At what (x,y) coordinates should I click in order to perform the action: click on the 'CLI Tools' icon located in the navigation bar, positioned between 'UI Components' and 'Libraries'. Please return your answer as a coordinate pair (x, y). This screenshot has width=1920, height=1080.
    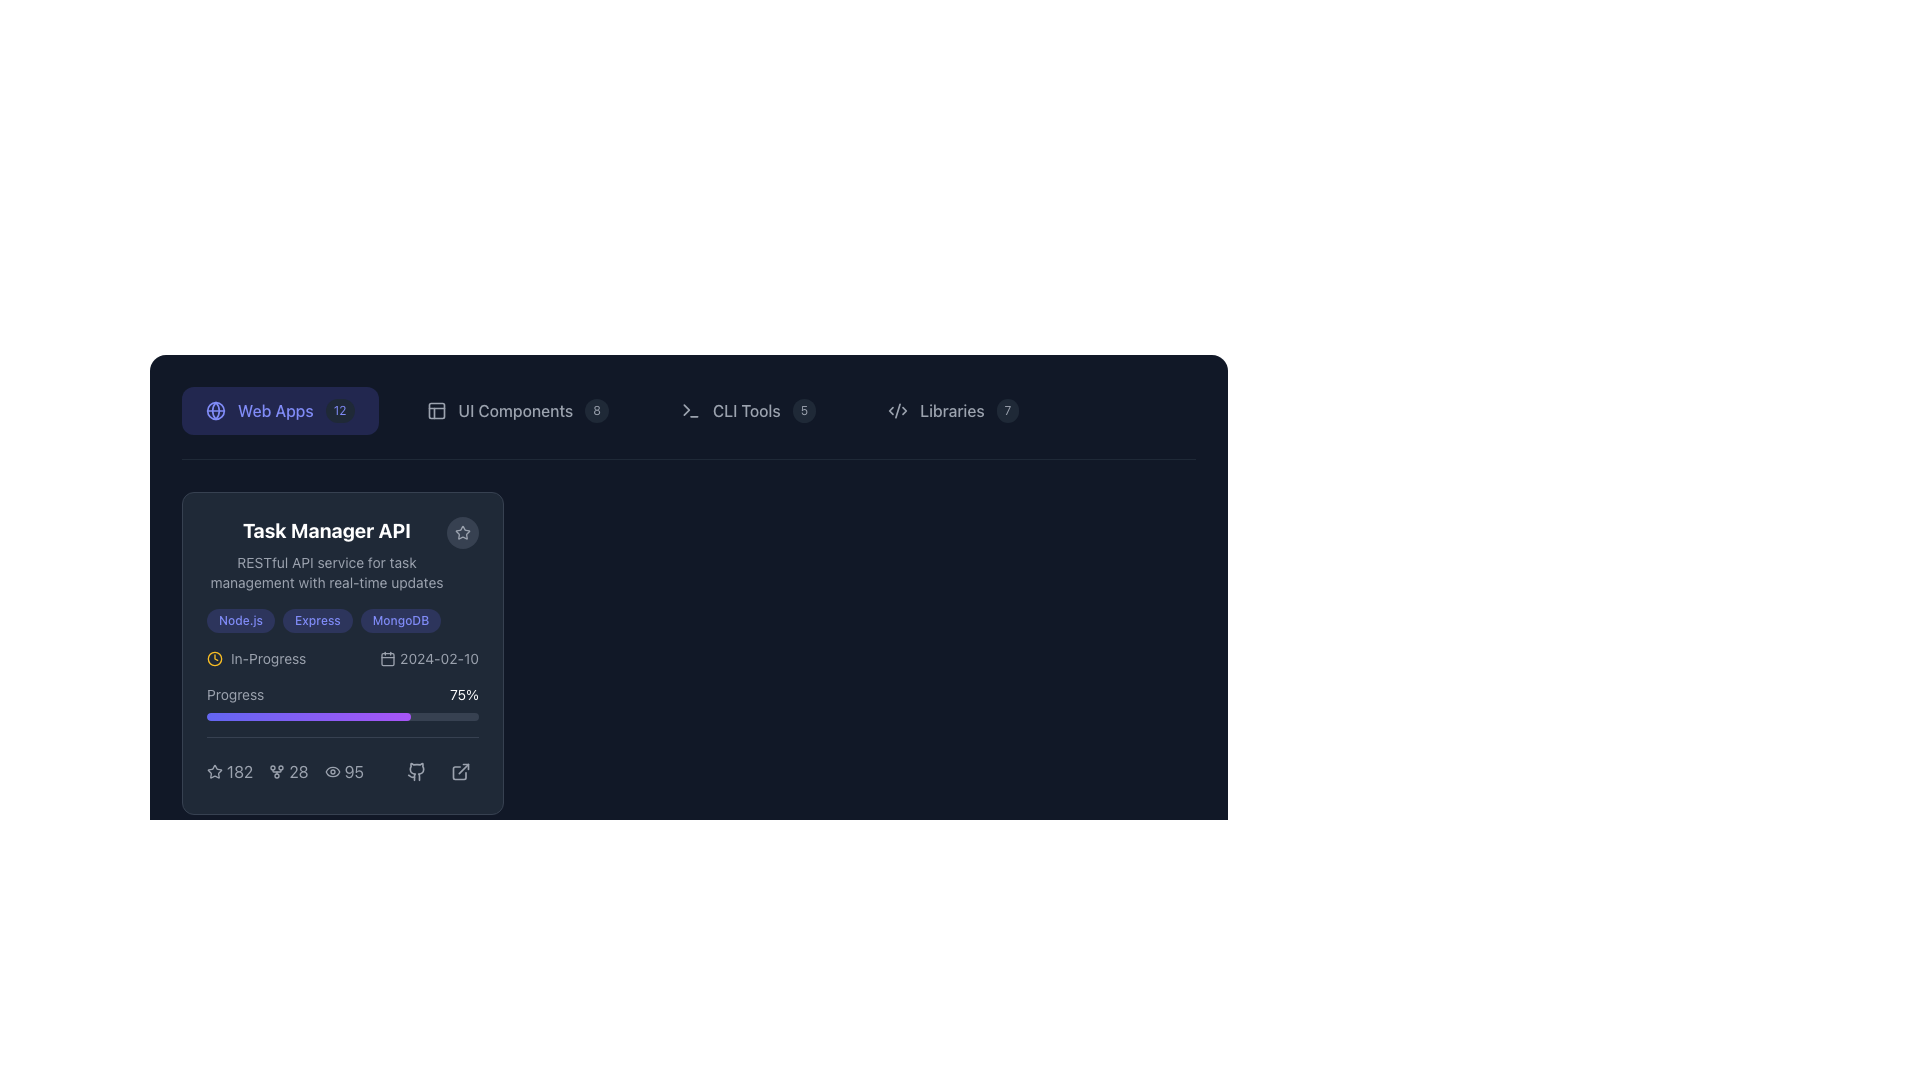
    Looking at the image, I should click on (691, 410).